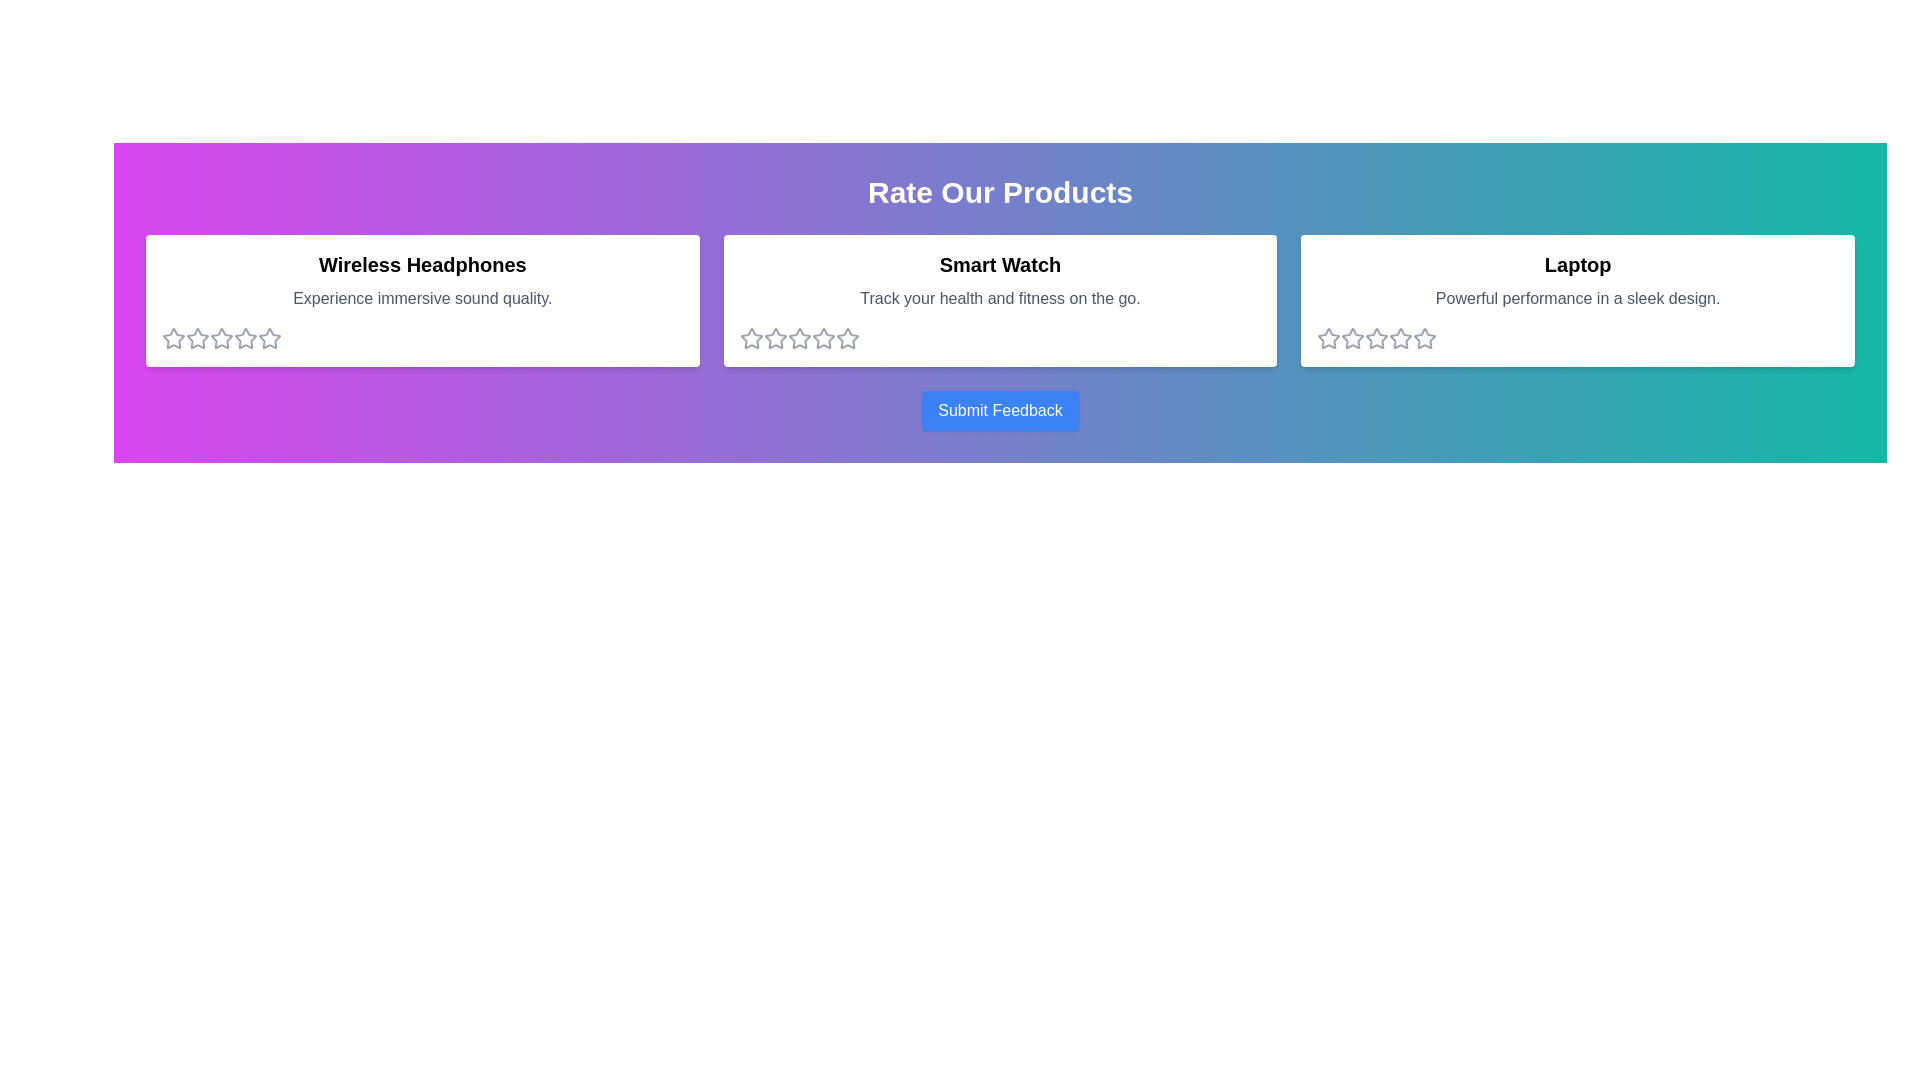 The image size is (1920, 1080). I want to click on the 3 star for the product Wireless Headphones to set its rating, so click(221, 338).